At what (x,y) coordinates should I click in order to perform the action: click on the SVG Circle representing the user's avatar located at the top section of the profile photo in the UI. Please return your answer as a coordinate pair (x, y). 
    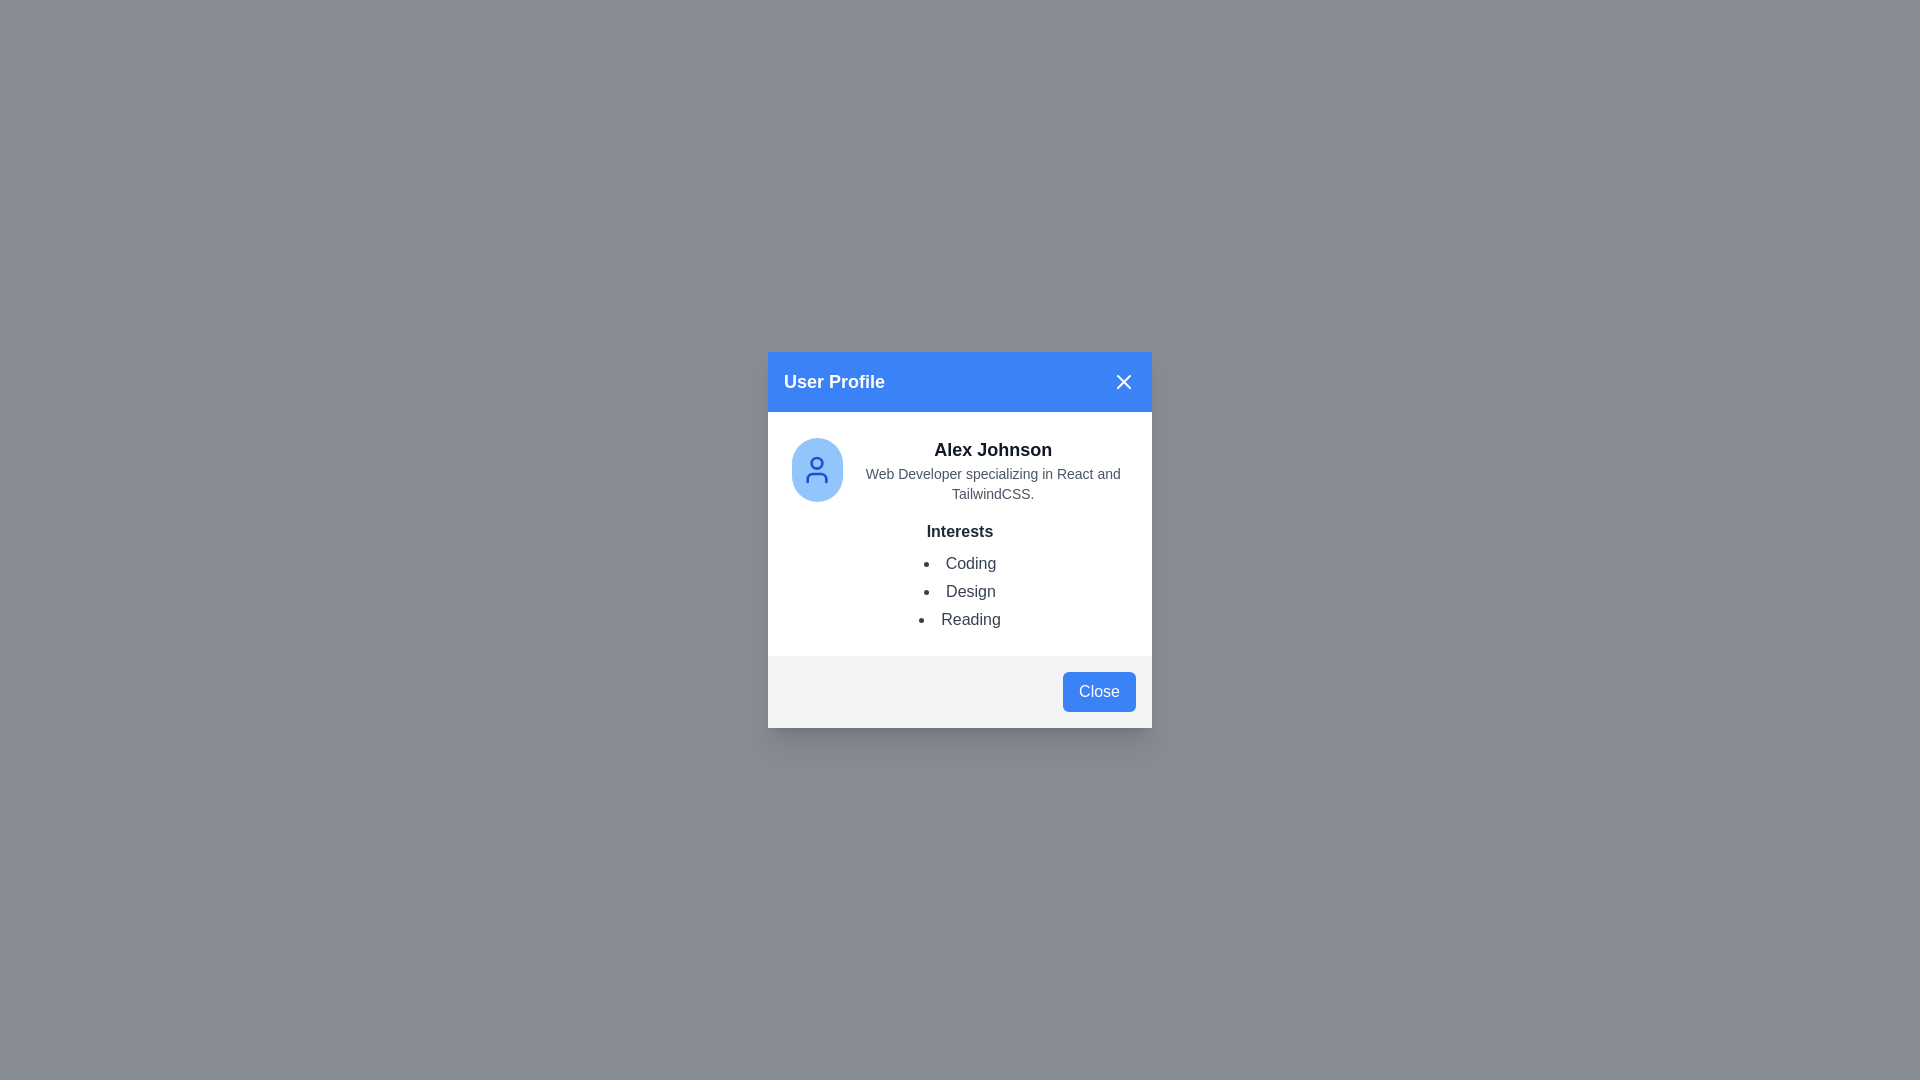
    Looking at the image, I should click on (817, 463).